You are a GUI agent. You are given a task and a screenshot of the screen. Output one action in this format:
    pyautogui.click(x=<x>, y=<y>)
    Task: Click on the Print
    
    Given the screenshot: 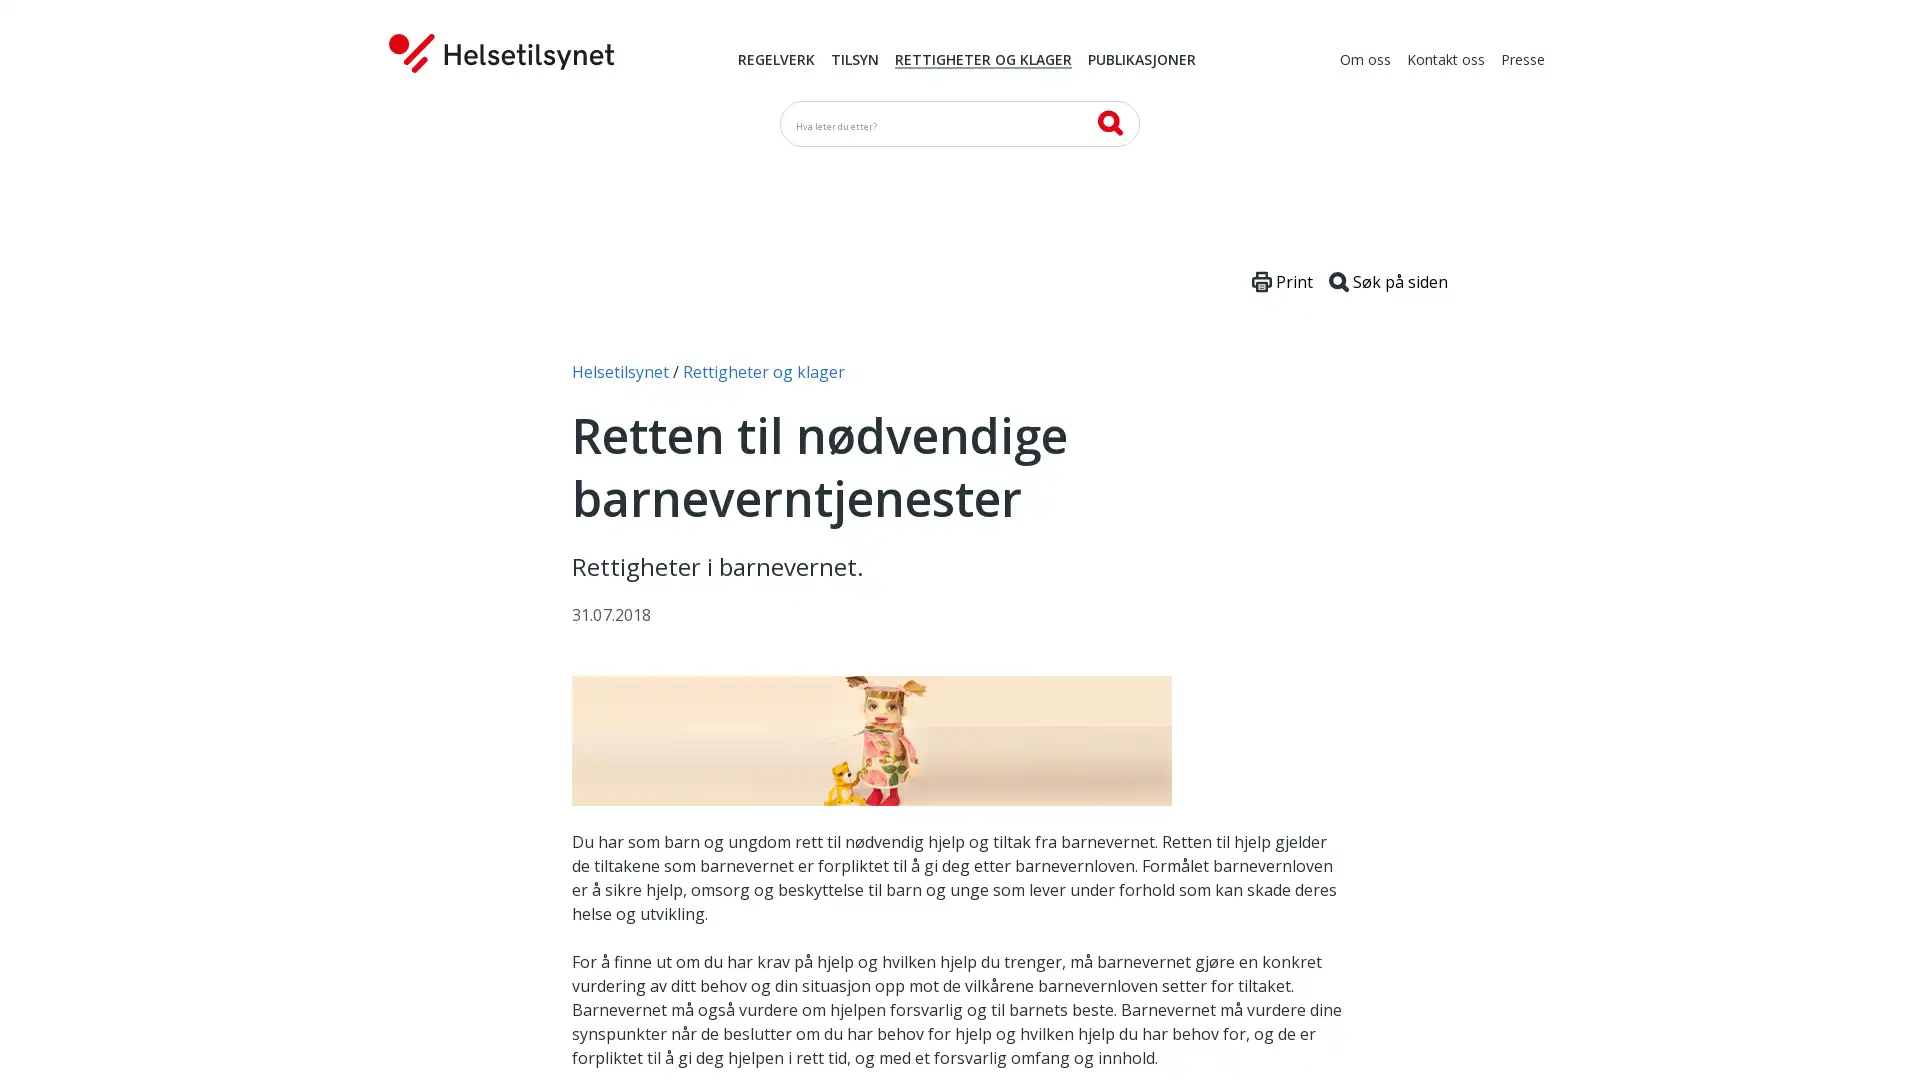 What is the action you would take?
    pyautogui.click(x=1282, y=281)
    